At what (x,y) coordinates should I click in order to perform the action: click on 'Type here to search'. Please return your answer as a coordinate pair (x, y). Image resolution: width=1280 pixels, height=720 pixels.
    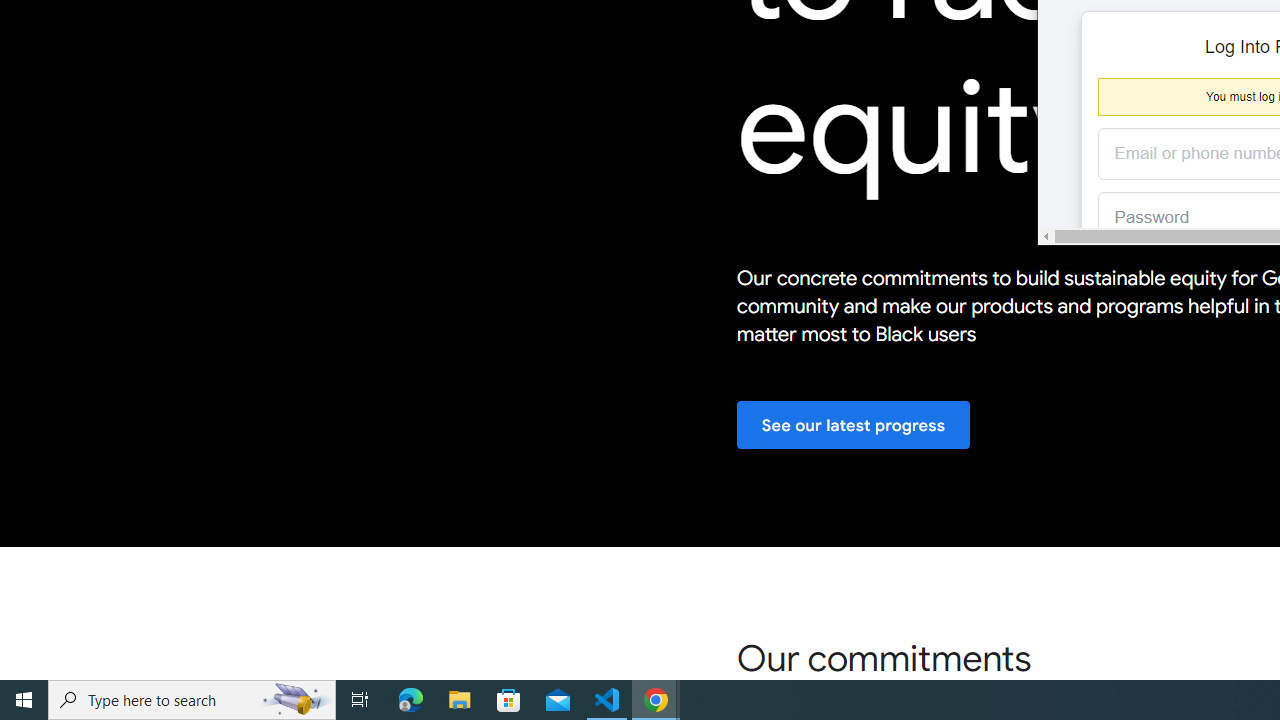
    Looking at the image, I should click on (192, 698).